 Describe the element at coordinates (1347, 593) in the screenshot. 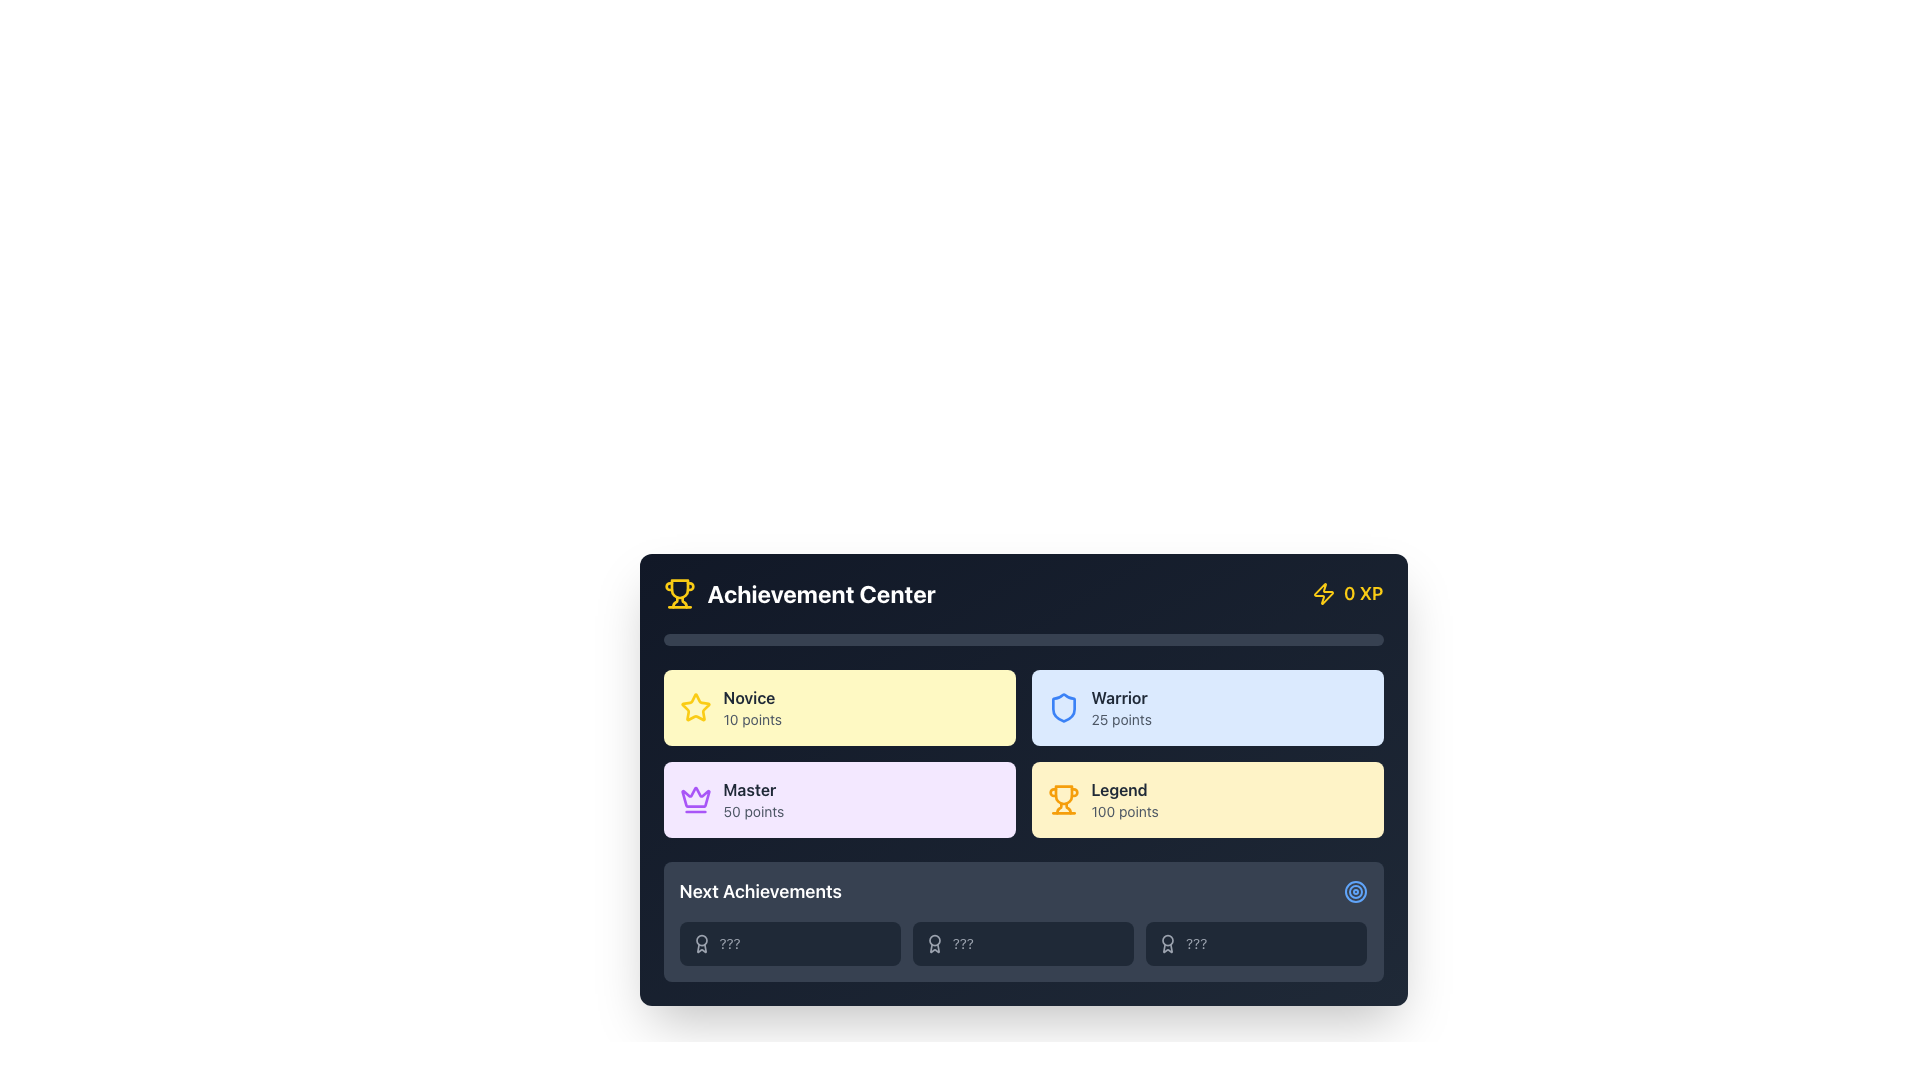

I see `the displayed information in the informational widget showing the user's current experience points (XP) located at the top-right corner of the 'Achievement Center' panel` at that location.